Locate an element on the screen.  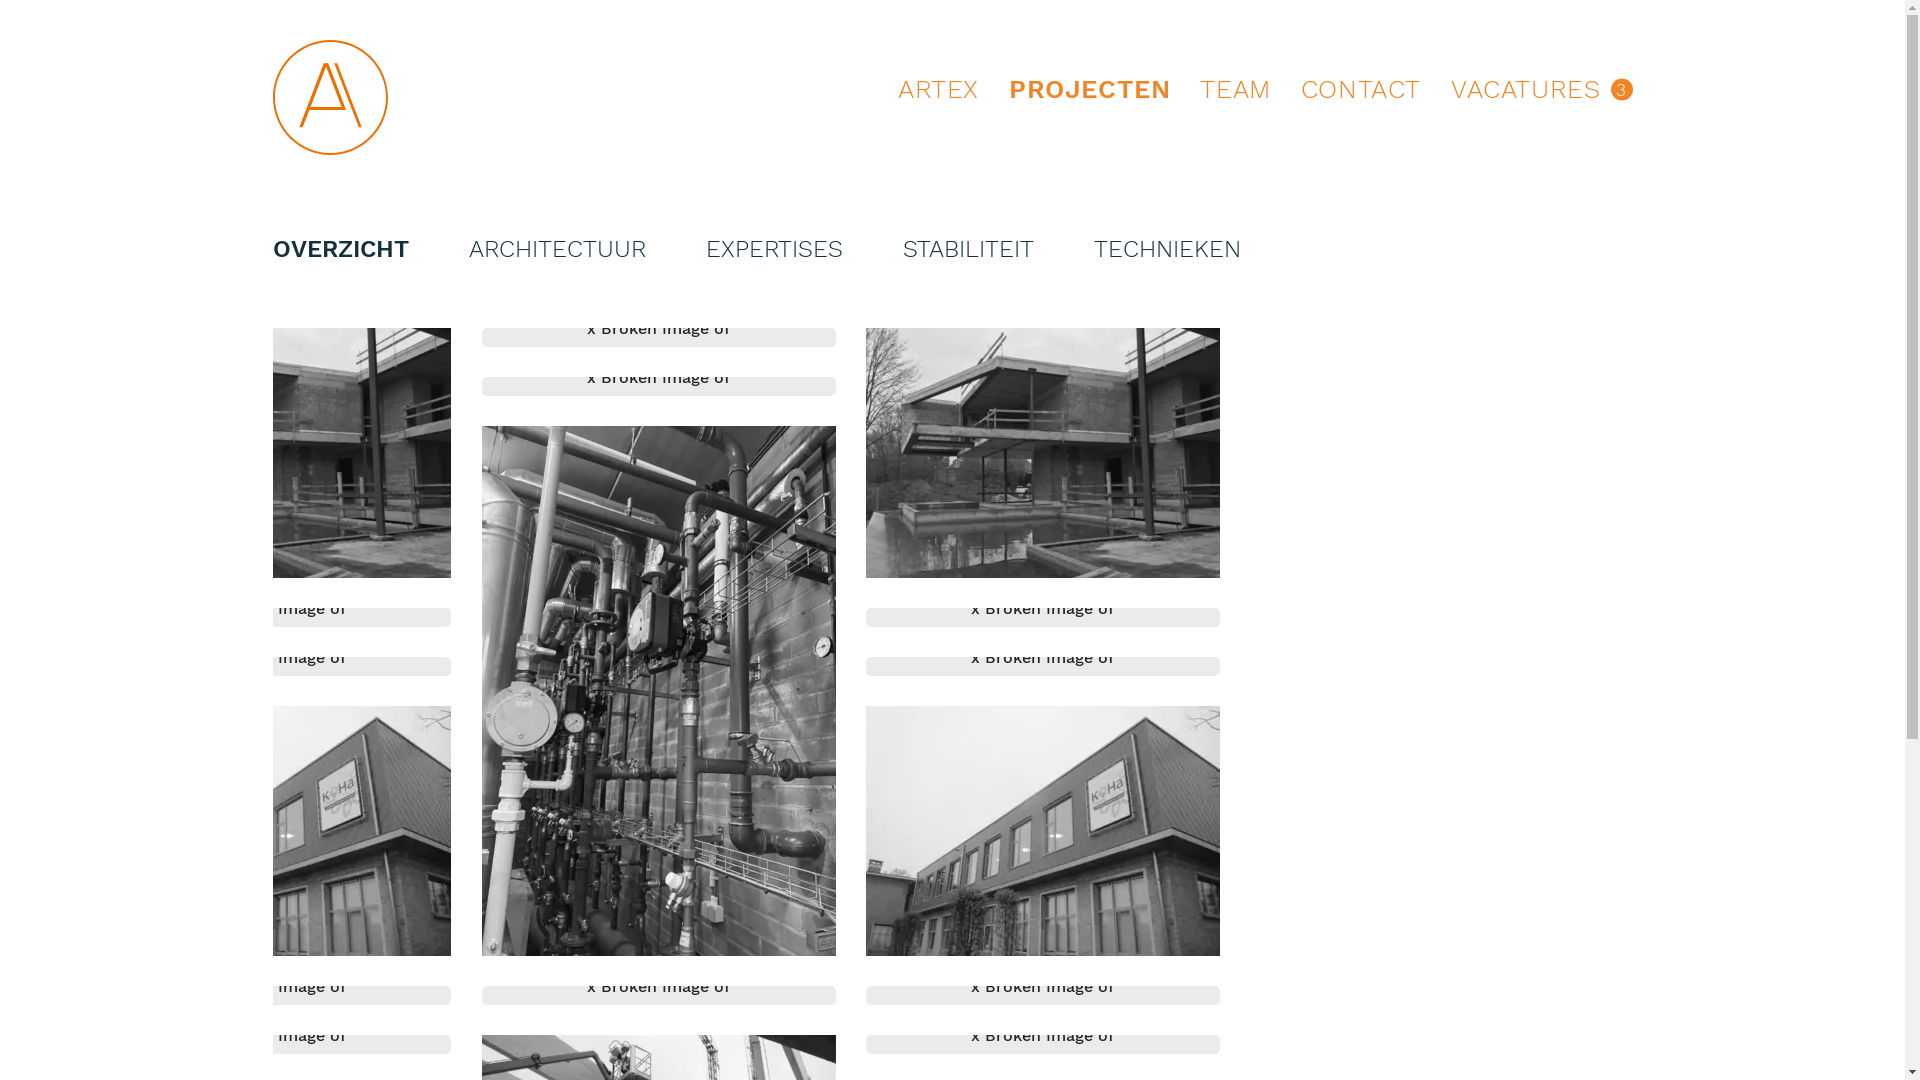
'VACATURES is located at coordinates (1540, 94).